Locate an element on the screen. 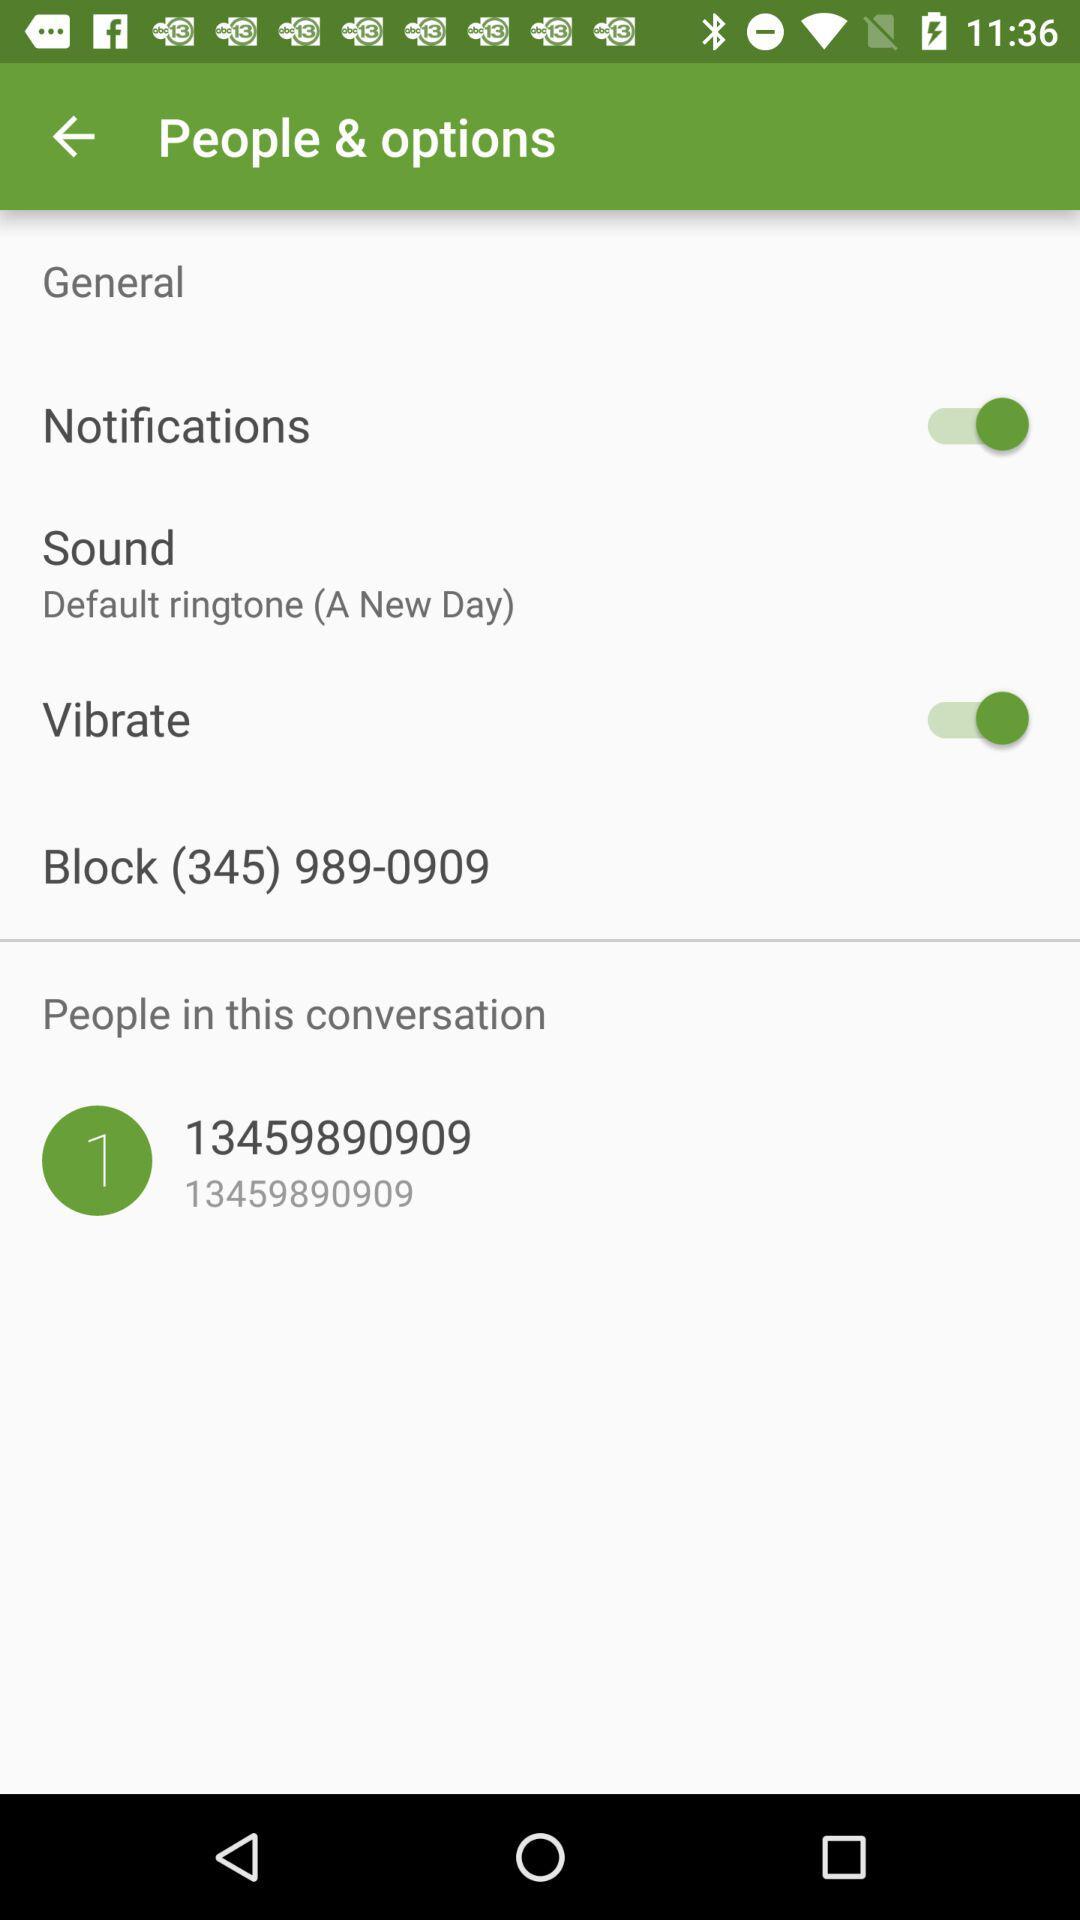  item above the sound is located at coordinates (477, 423).